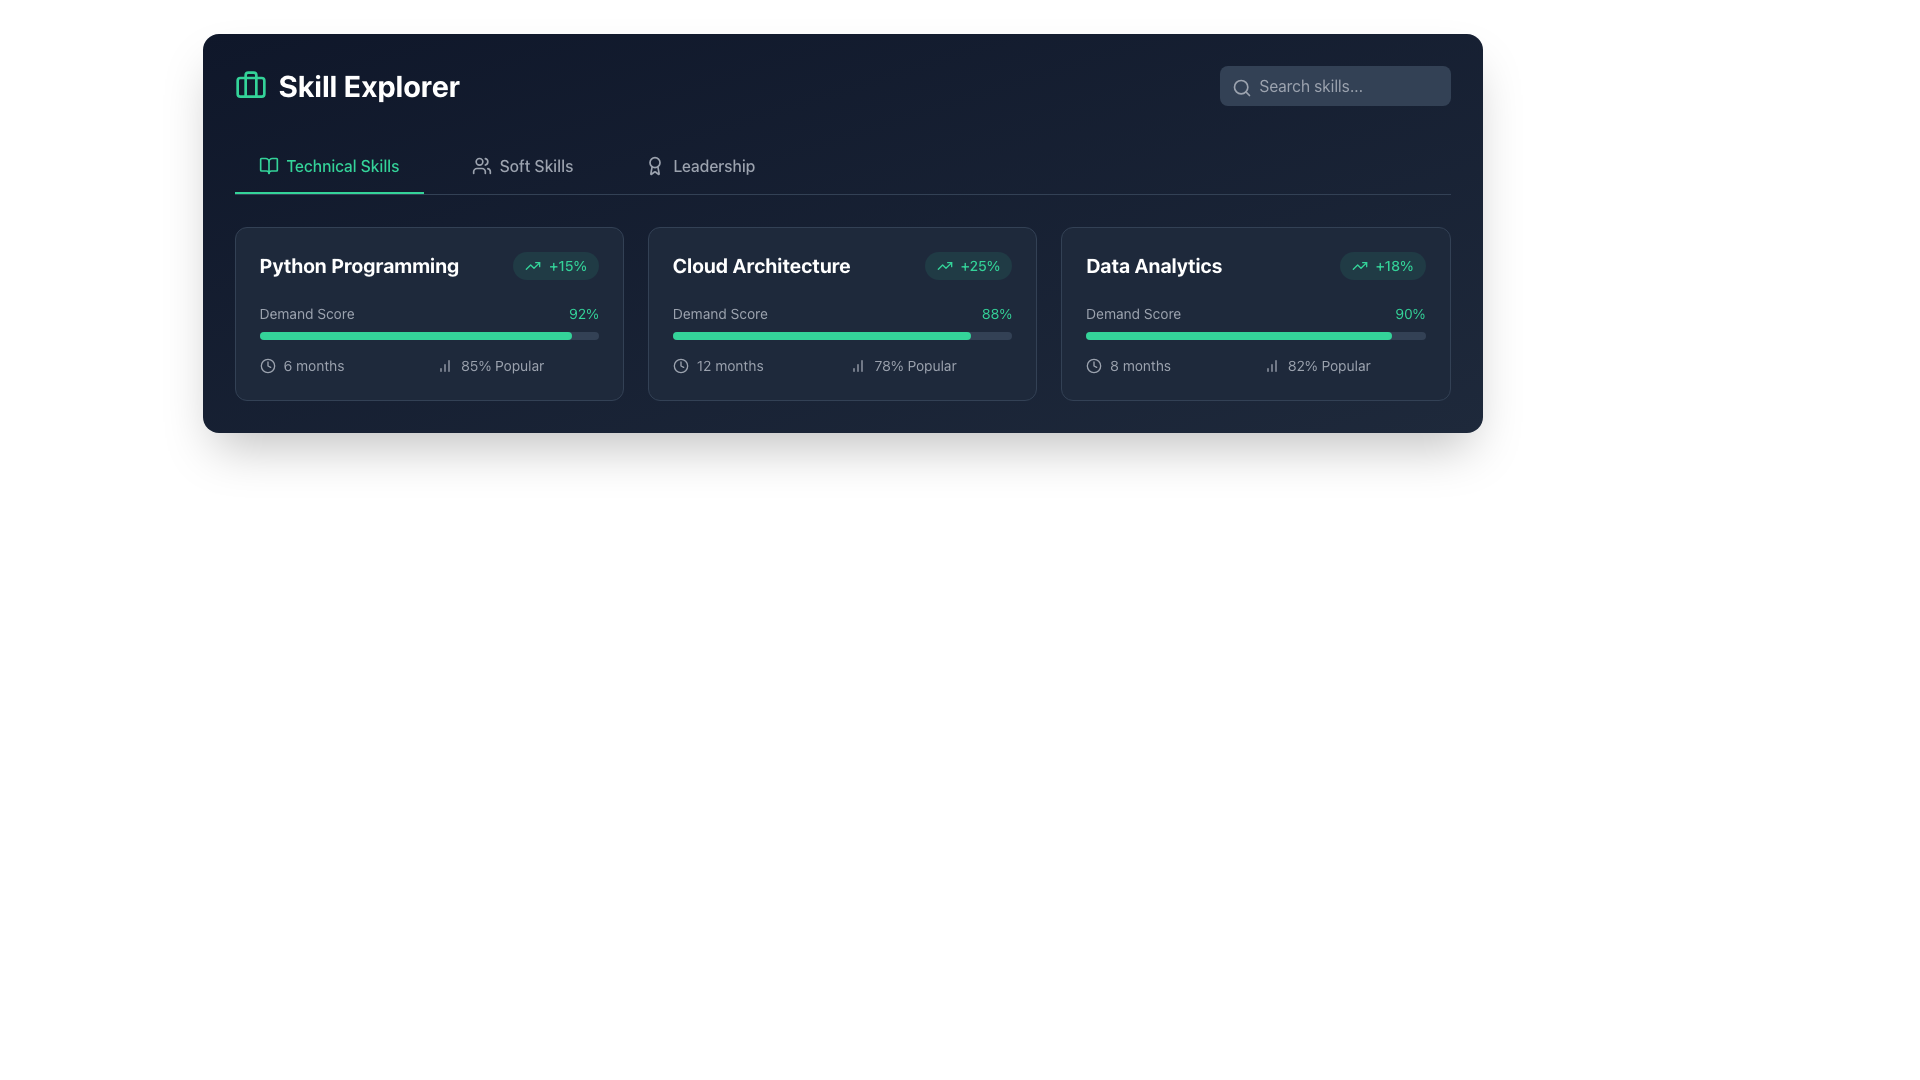 Image resolution: width=1920 pixels, height=1080 pixels. I want to click on the SVG circle graphic, which is part of the clock illustration in the 'Cloud Architecture' card, the second card in the 'Technical Skills' section, so click(680, 366).